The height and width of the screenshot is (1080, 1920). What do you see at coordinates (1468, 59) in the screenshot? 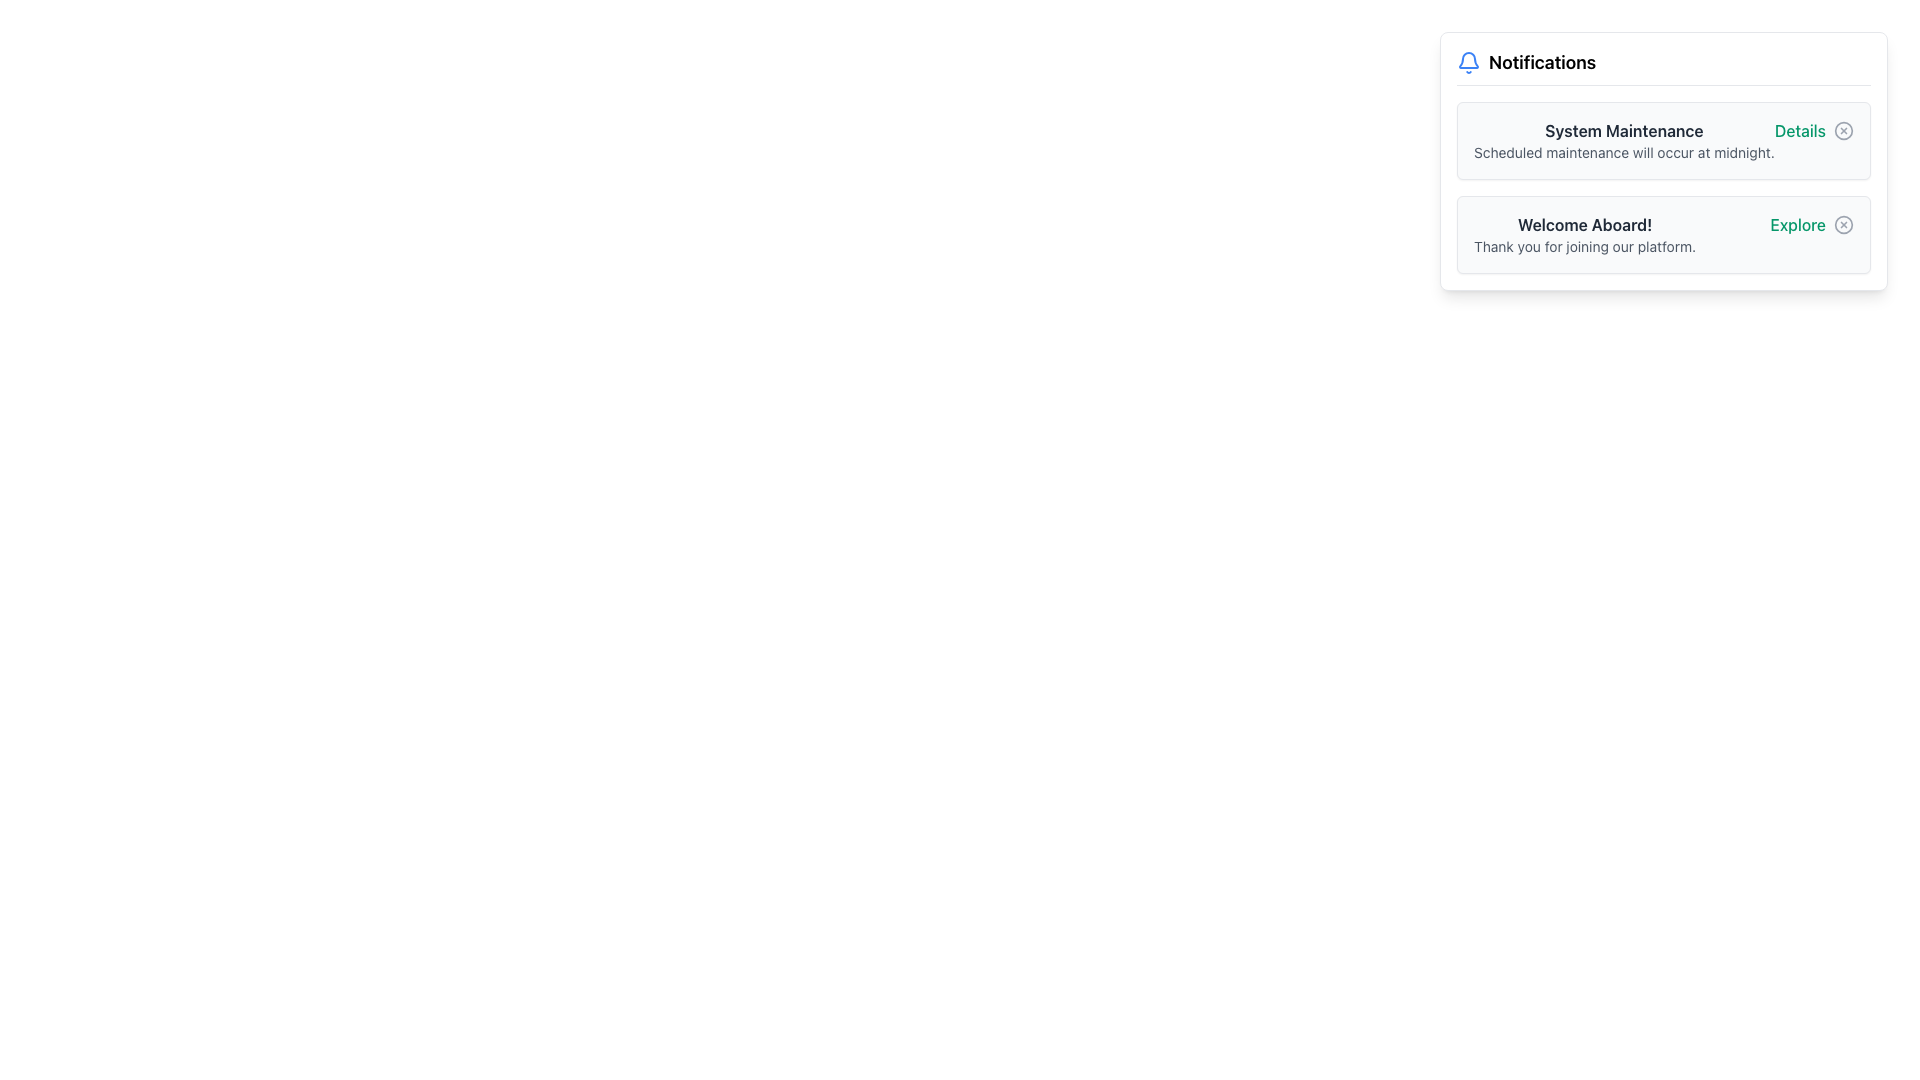
I see `the bell icon located in the top-left corner of the notification card, adjacent to the 'Notifications' title text` at bounding box center [1468, 59].